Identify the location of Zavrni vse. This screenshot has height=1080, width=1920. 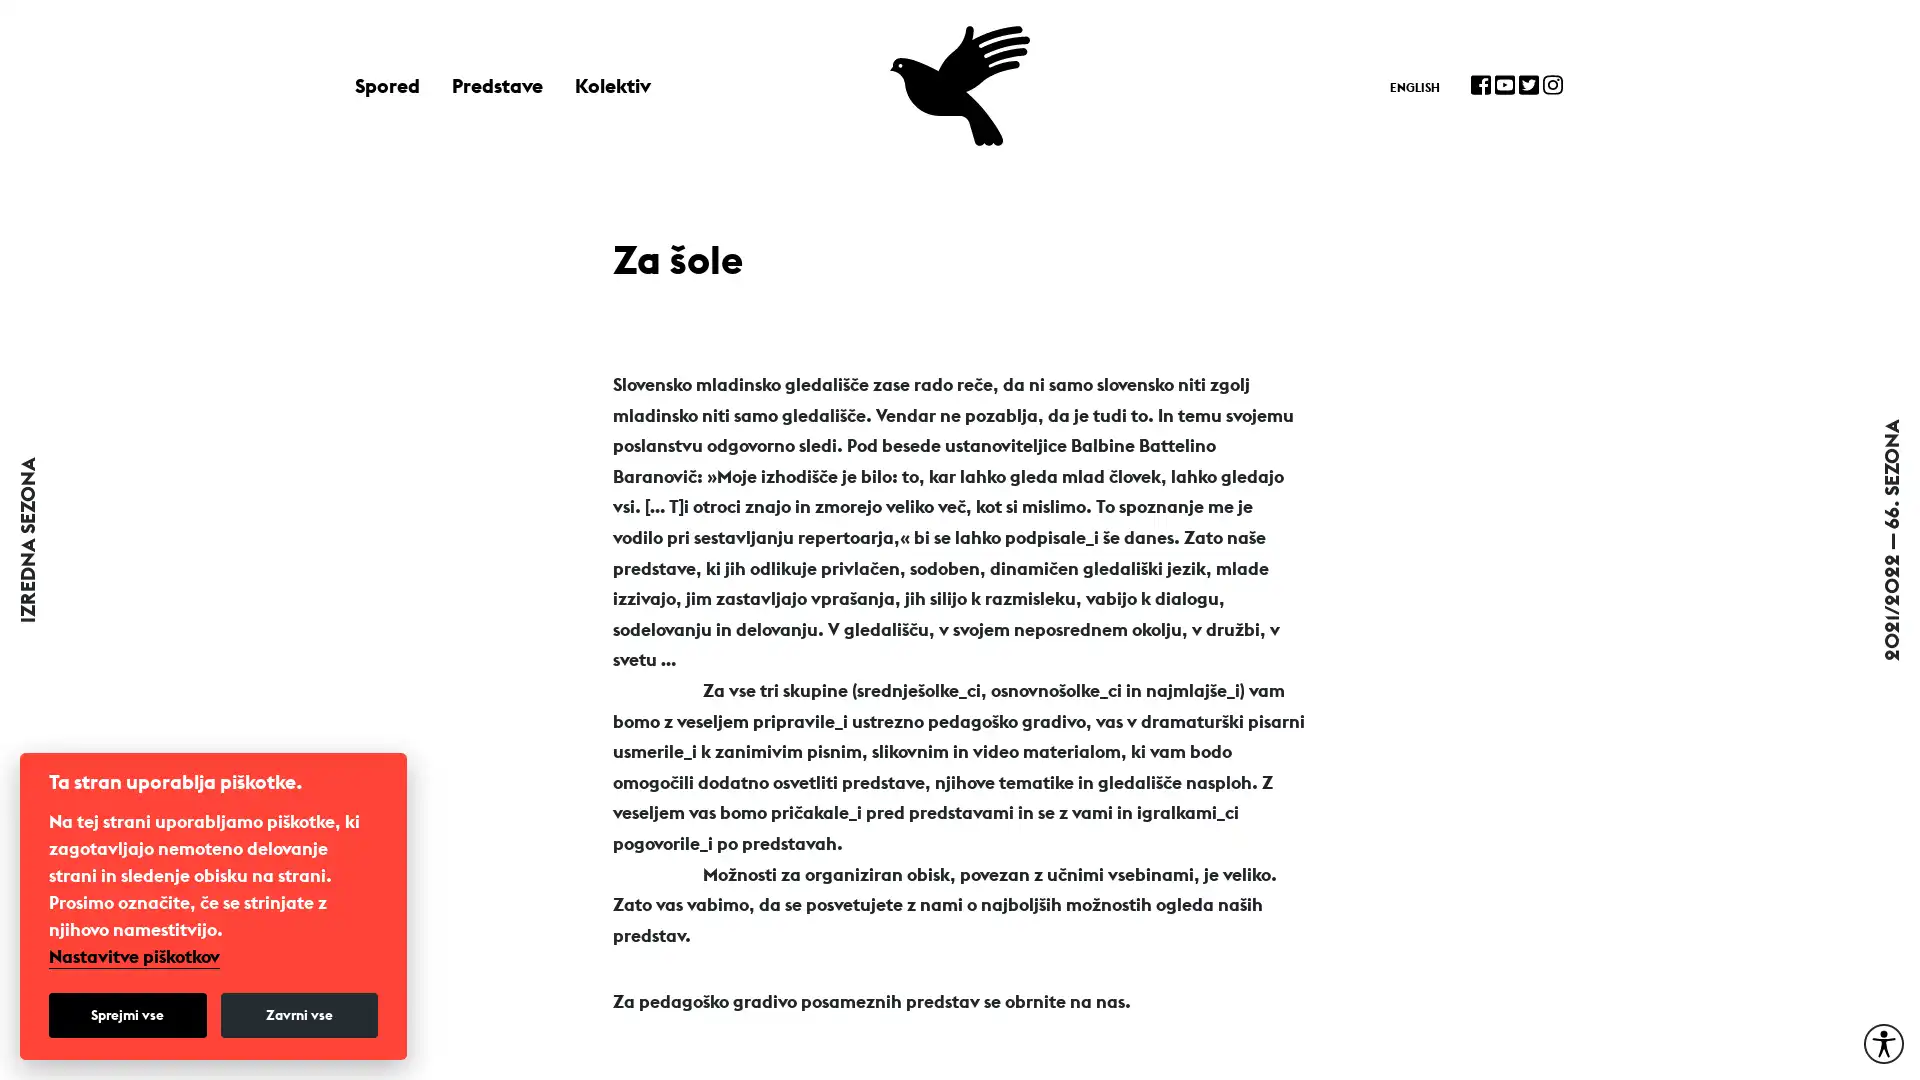
(297, 1014).